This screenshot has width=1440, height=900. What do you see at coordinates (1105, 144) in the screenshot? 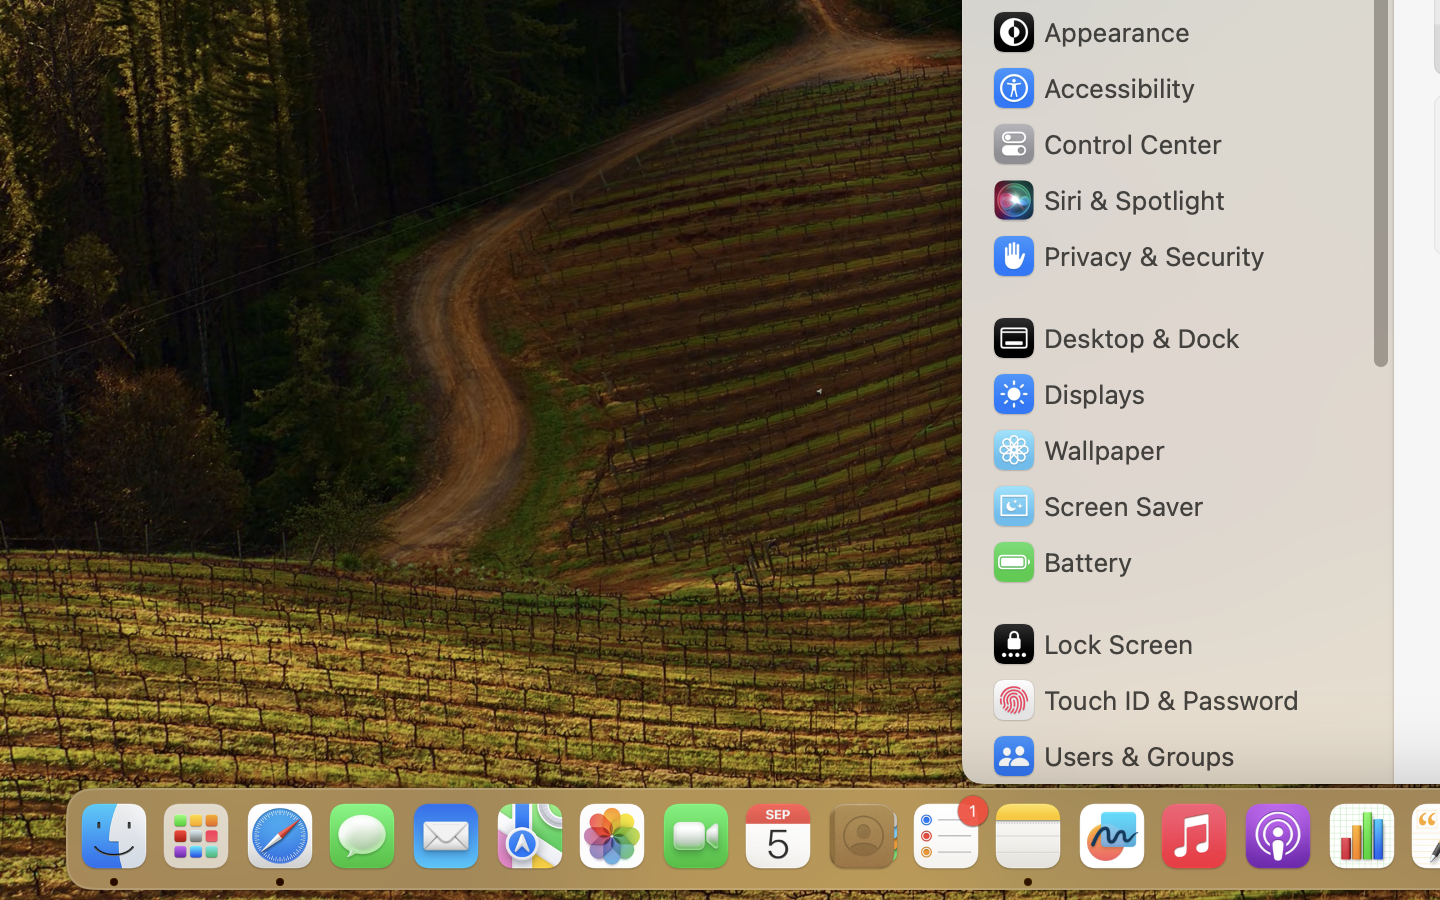
I see `'Control Center'` at bounding box center [1105, 144].